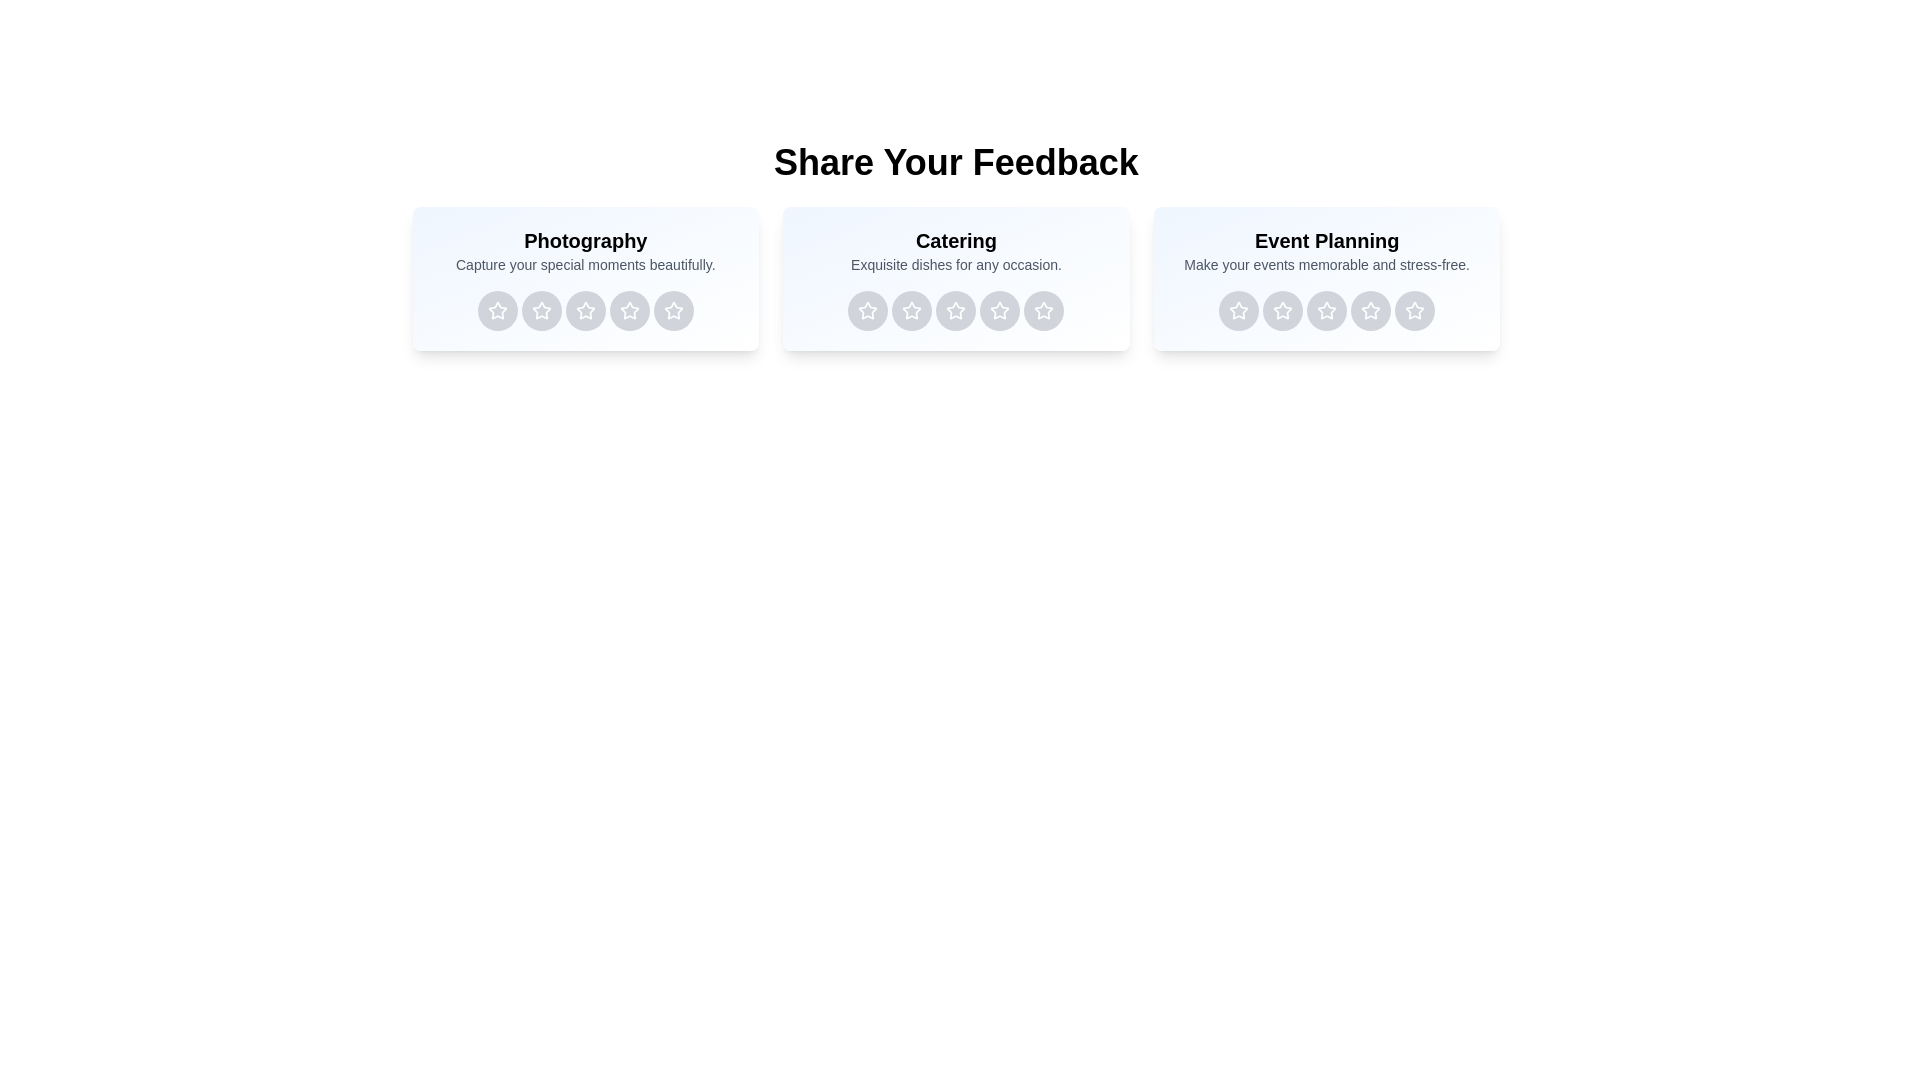 The height and width of the screenshot is (1080, 1920). I want to click on the rating button for Catering service with 4 stars, so click(999, 311).